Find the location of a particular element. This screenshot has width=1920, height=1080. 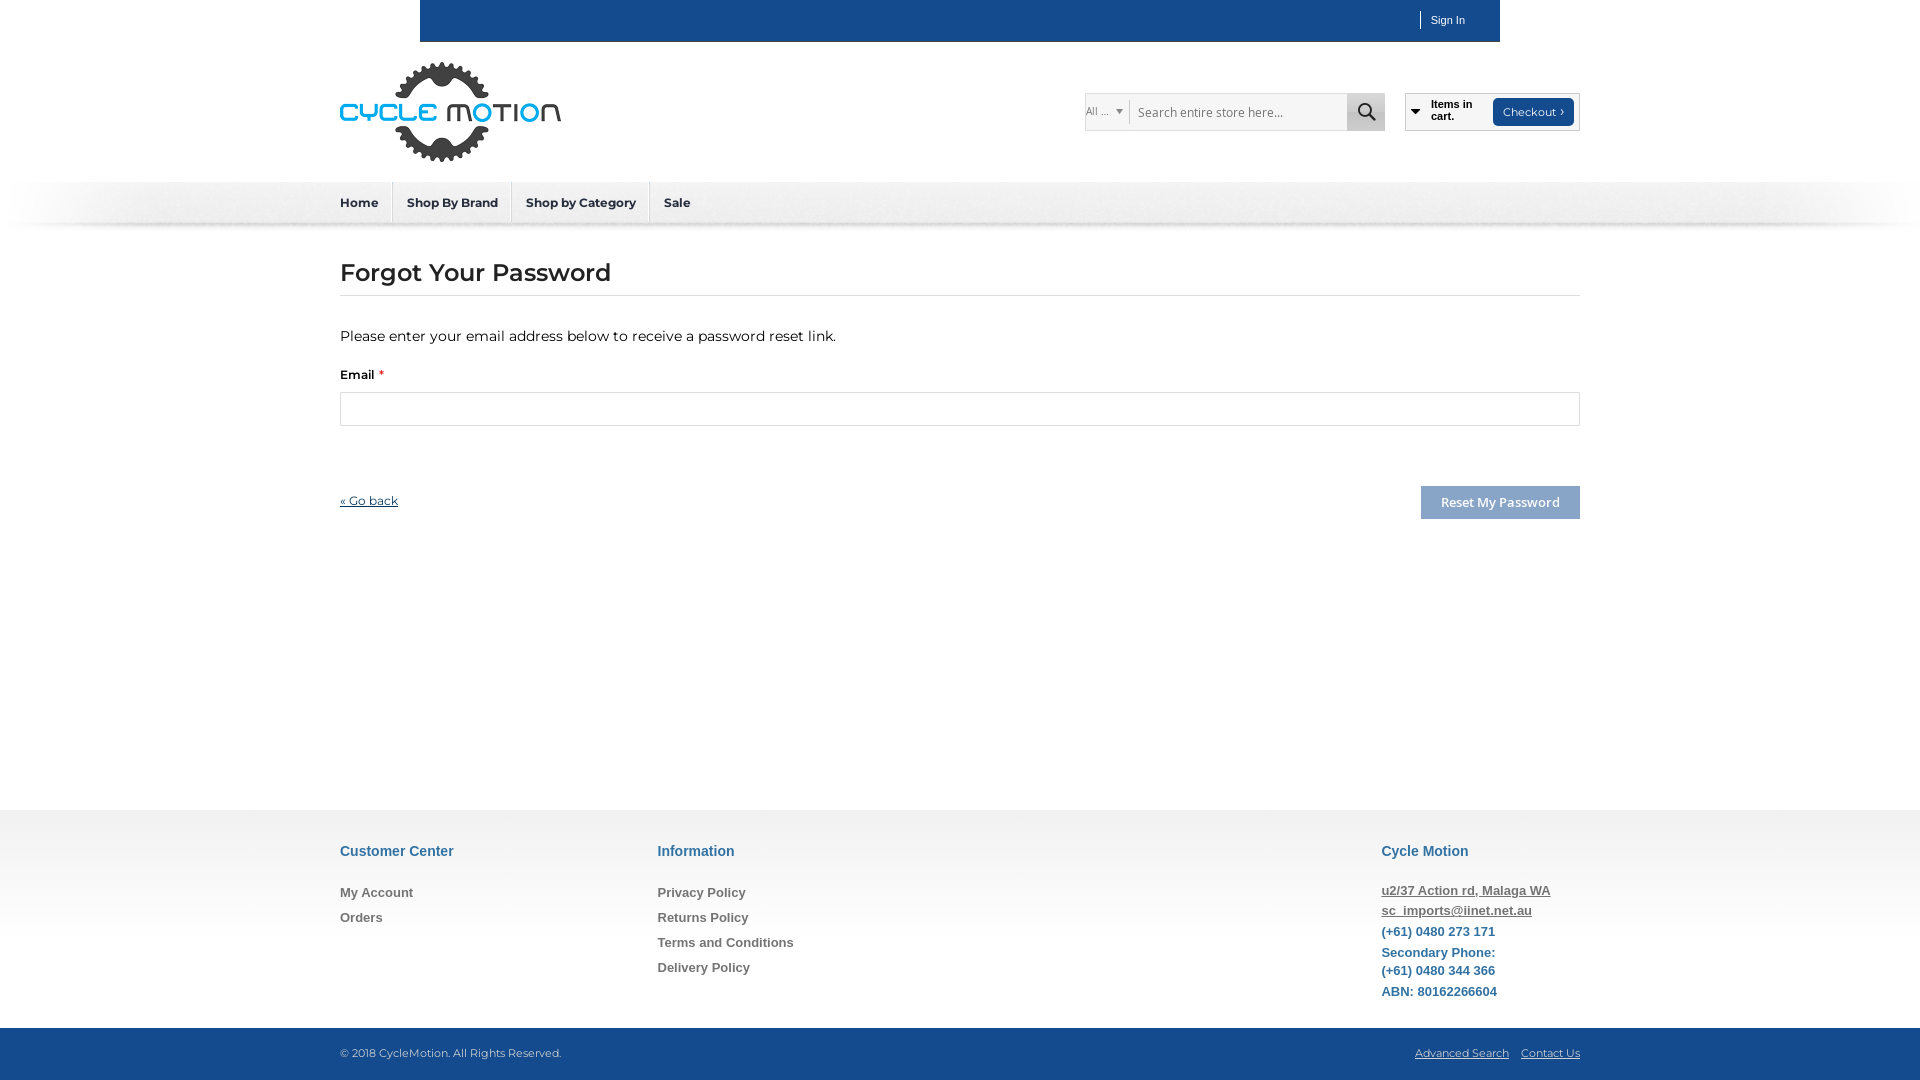

'Terms and Conditions' is located at coordinates (724, 942).